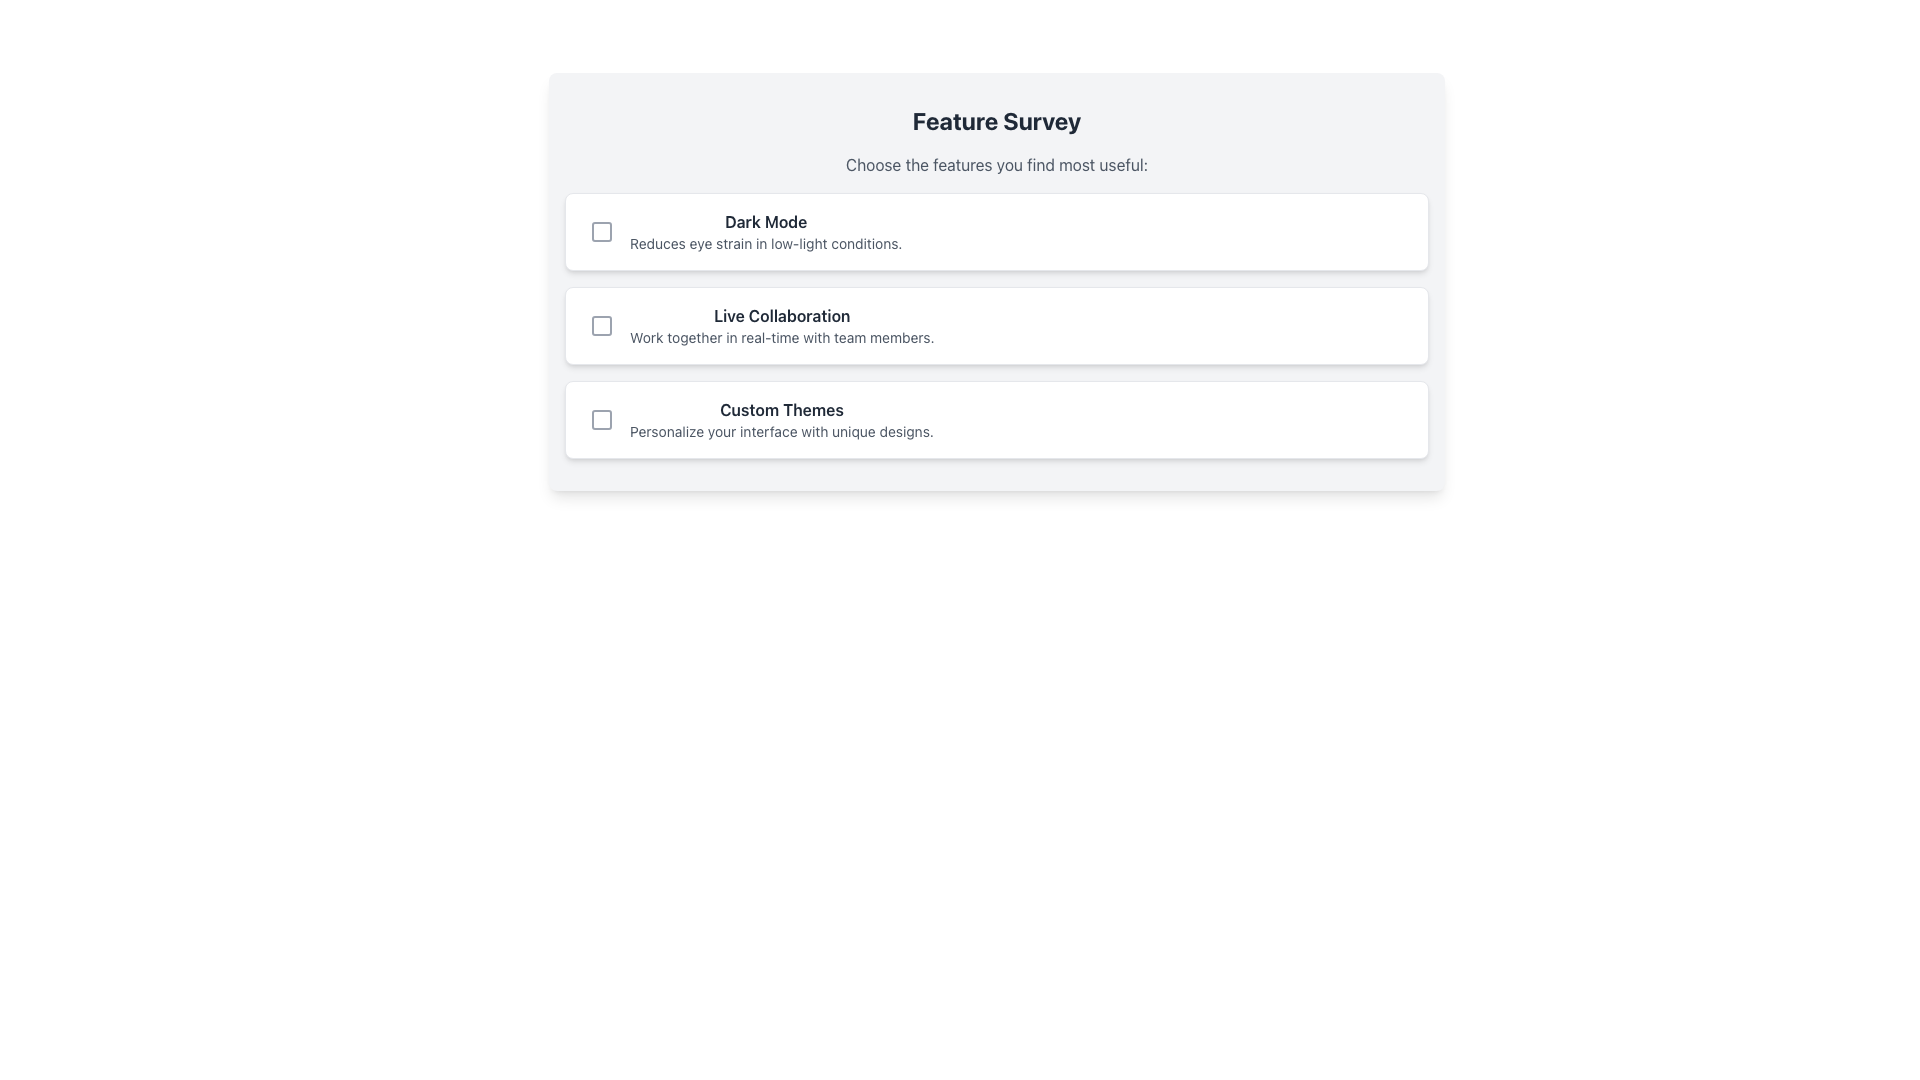  I want to click on the SVG component indicating the selected or unselected state of the second option in the vertical list, which is positioned to the left of the text 'Live Collaboration', so click(600, 325).